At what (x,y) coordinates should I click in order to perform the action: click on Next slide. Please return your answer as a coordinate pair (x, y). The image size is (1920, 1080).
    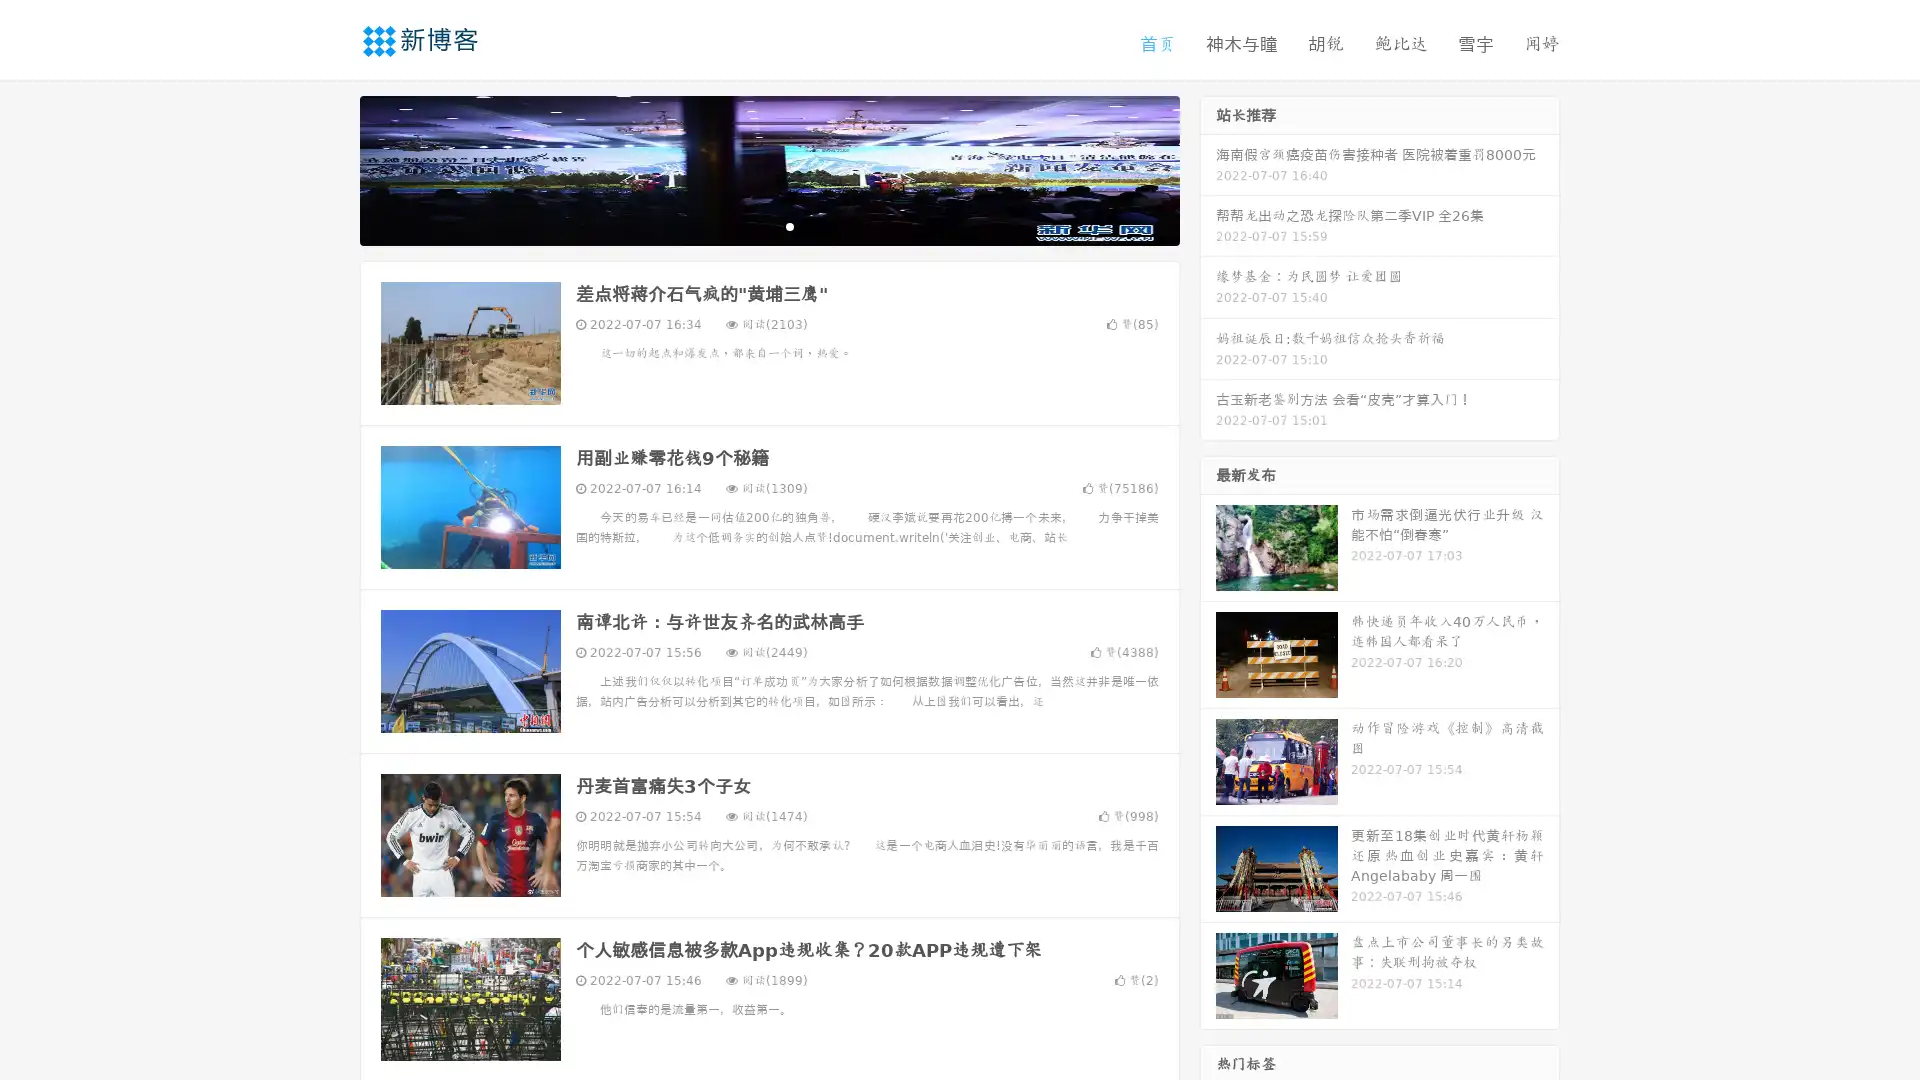
    Looking at the image, I should click on (1208, 168).